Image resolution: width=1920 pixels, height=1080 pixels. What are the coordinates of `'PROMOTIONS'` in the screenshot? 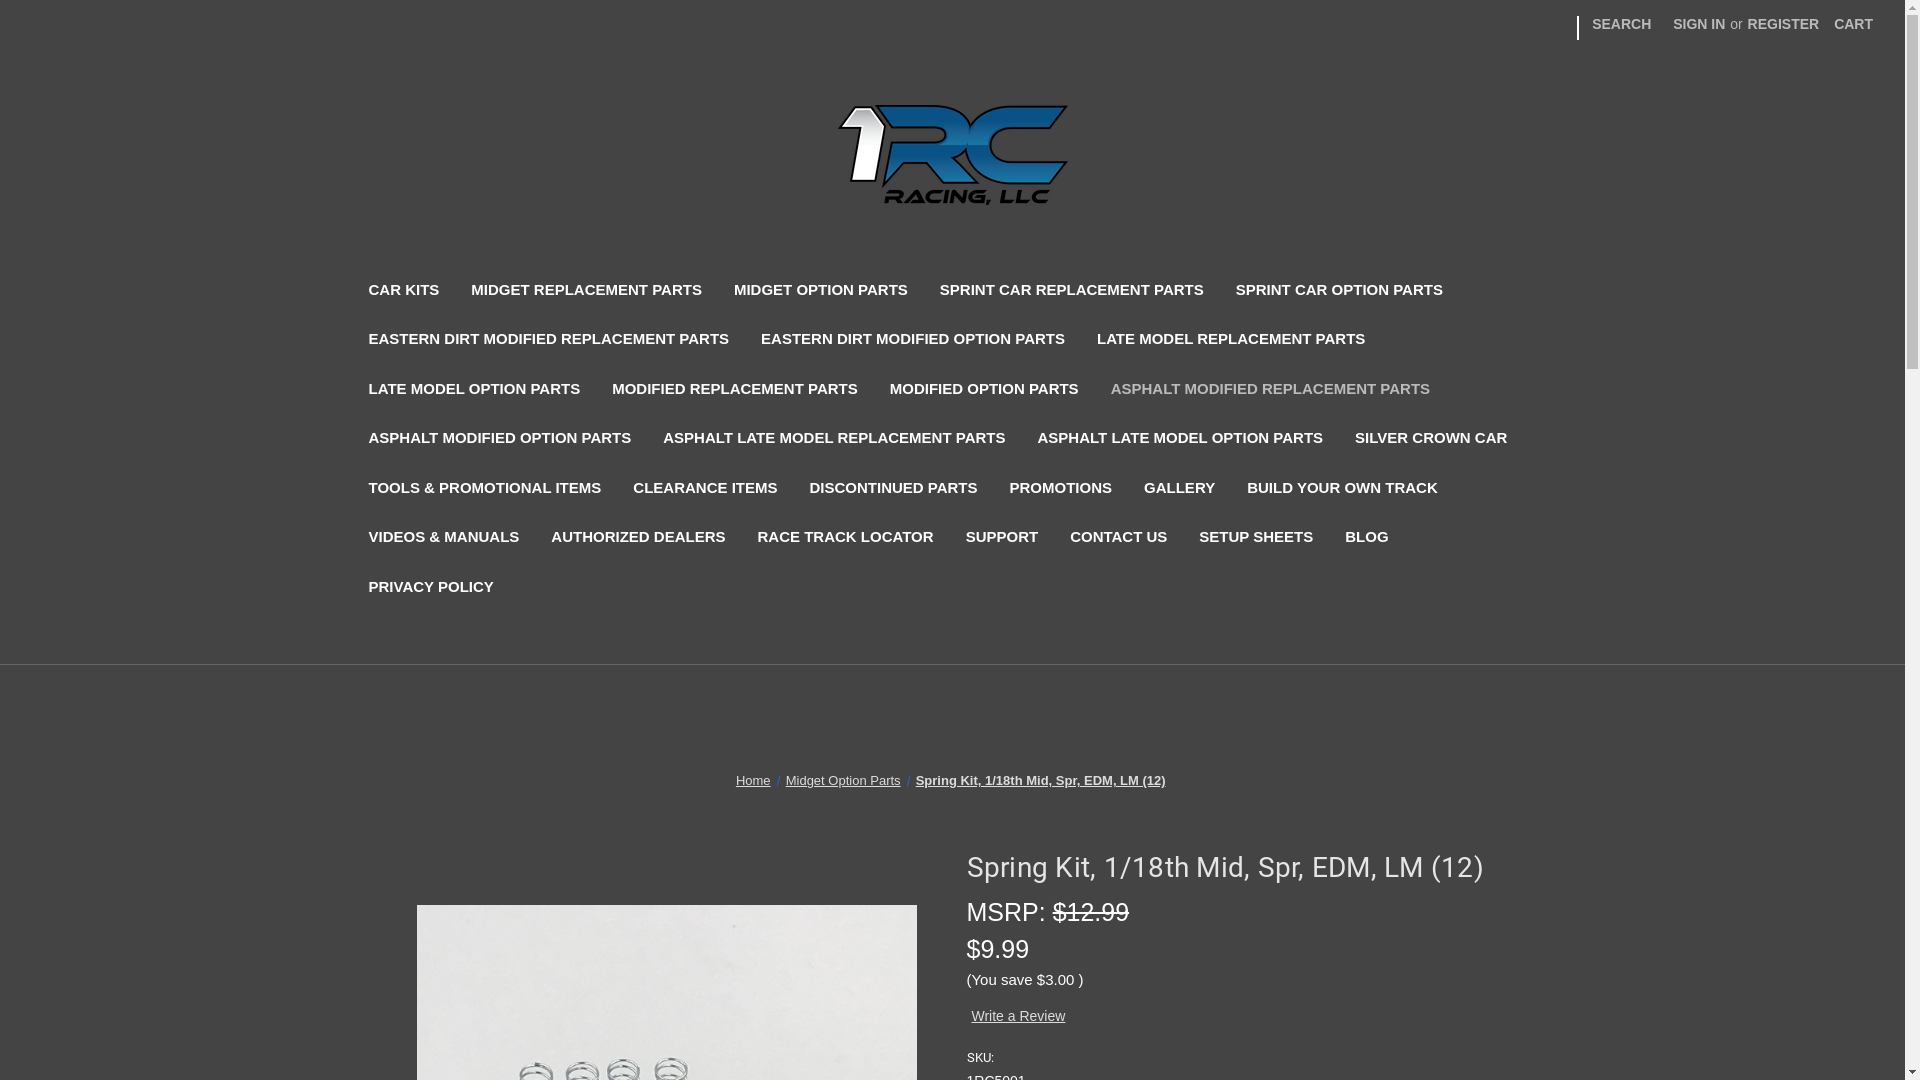 It's located at (993, 490).